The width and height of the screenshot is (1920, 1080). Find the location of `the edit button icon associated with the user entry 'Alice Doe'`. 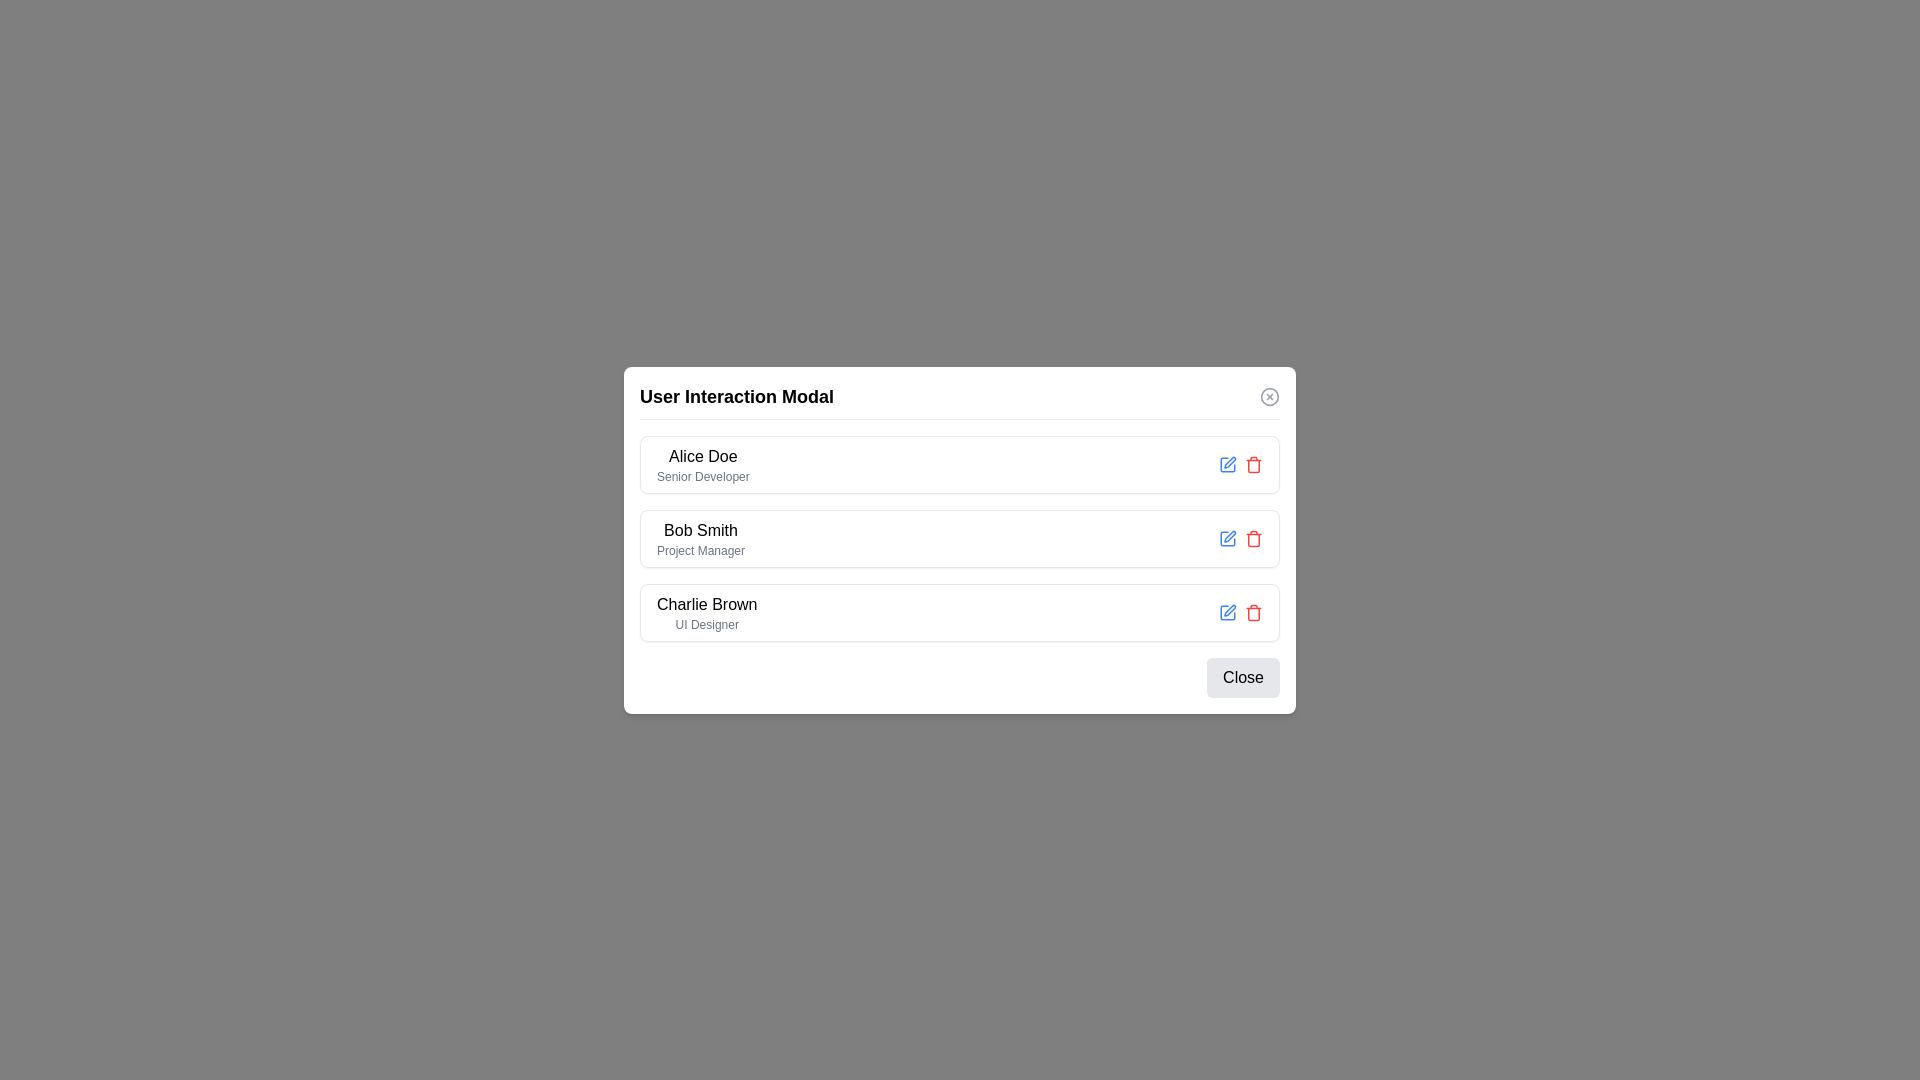

the edit button icon associated with the user entry 'Alice Doe' is located at coordinates (1227, 464).